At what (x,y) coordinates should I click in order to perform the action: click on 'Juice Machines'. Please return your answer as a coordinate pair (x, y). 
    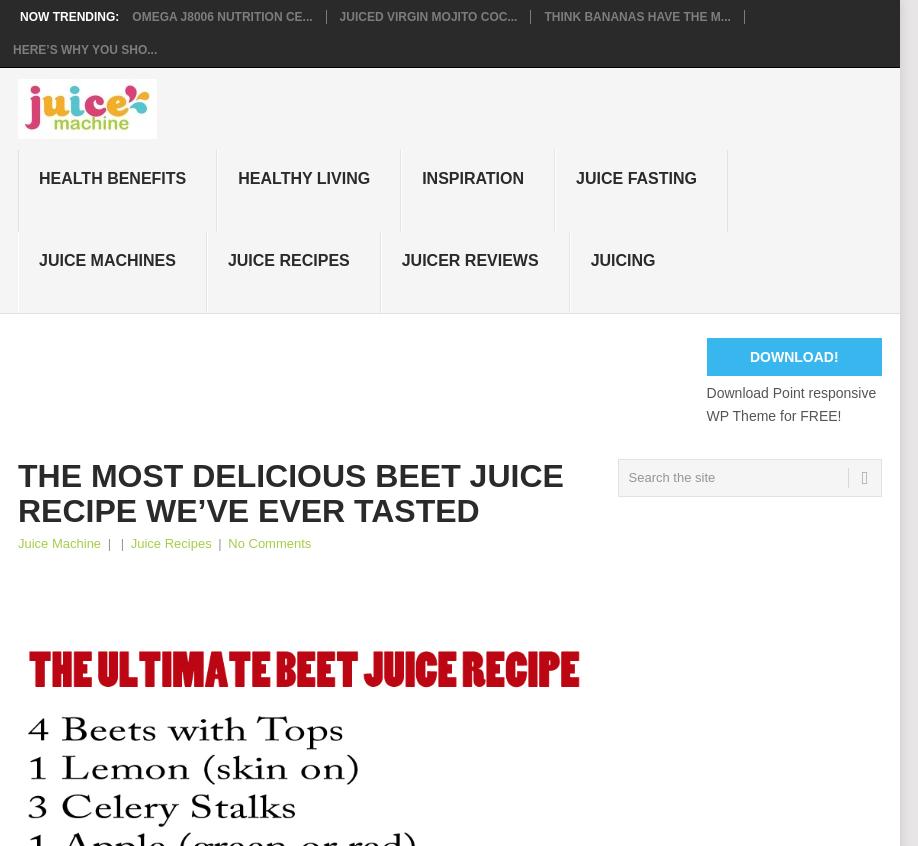
    Looking at the image, I should click on (106, 259).